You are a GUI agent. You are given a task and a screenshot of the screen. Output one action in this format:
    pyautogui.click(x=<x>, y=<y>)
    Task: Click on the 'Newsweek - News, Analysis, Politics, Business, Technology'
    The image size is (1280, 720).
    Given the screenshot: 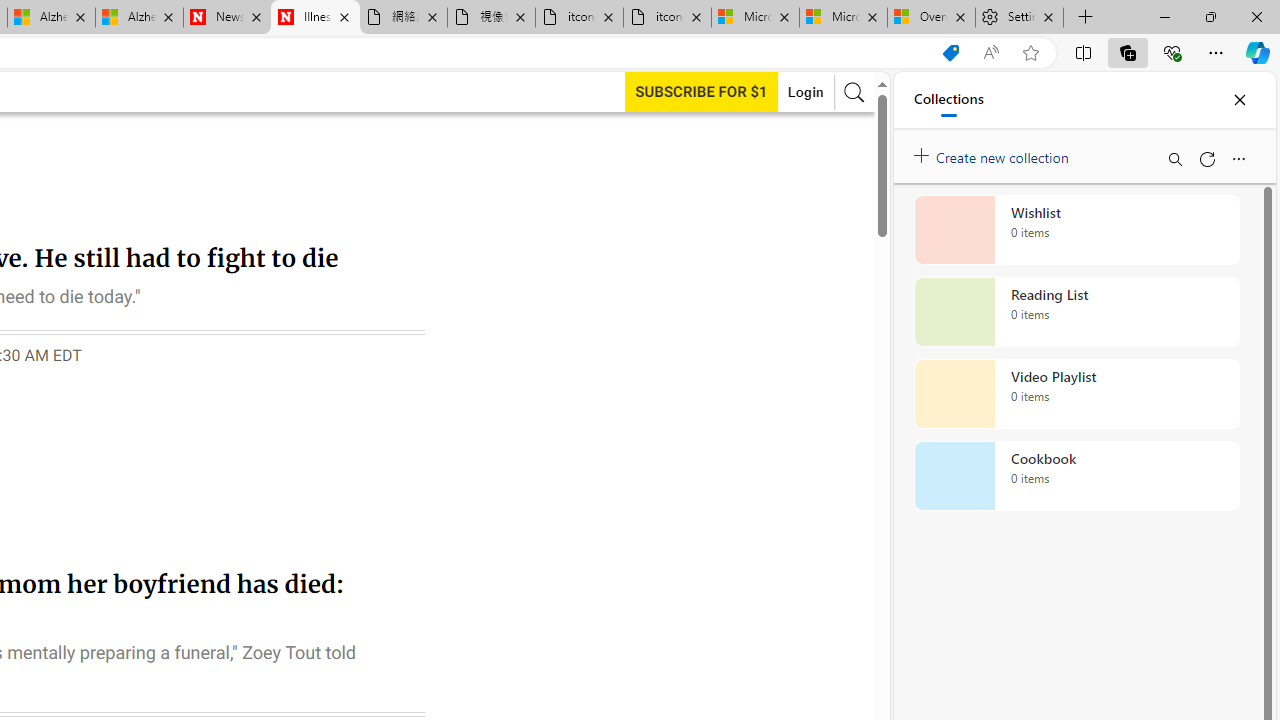 What is the action you would take?
    pyautogui.click(x=227, y=17)
    